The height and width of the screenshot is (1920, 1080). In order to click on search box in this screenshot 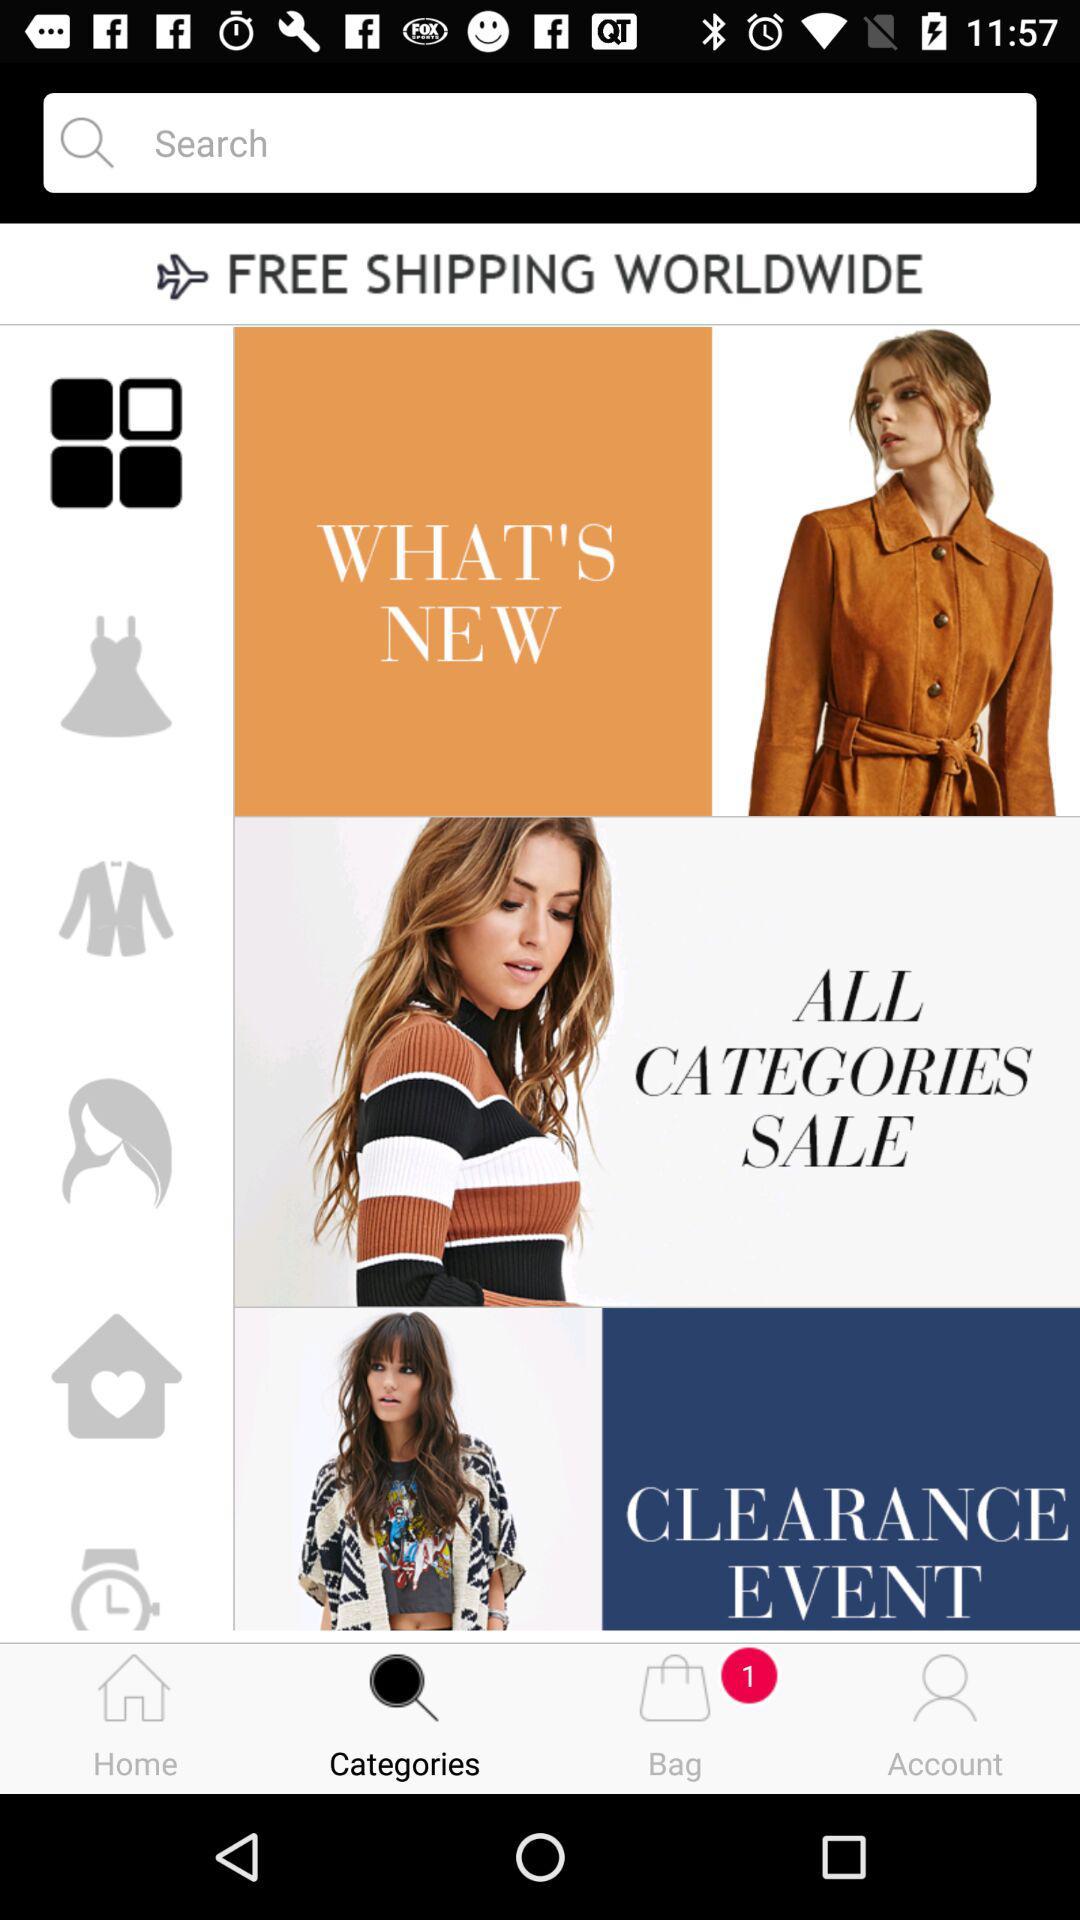, I will do `click(577, 141)`.